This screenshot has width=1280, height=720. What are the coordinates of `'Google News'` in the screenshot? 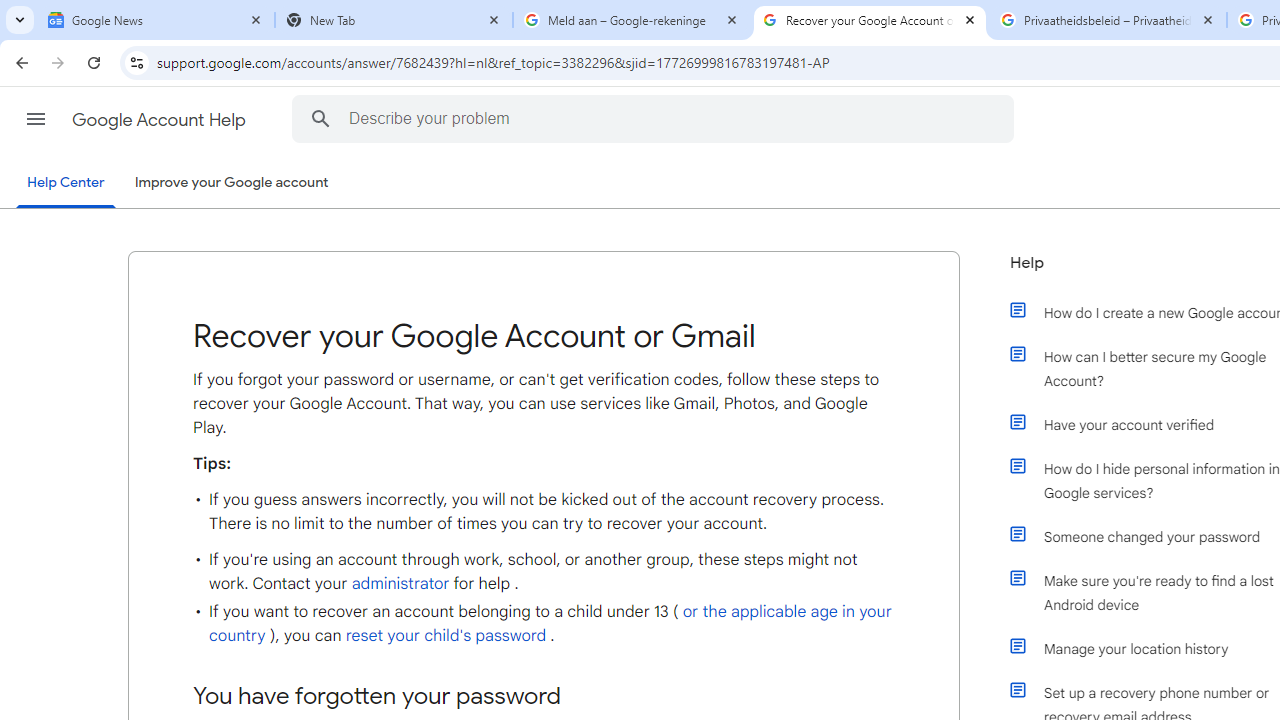 It's located at (155, 20).